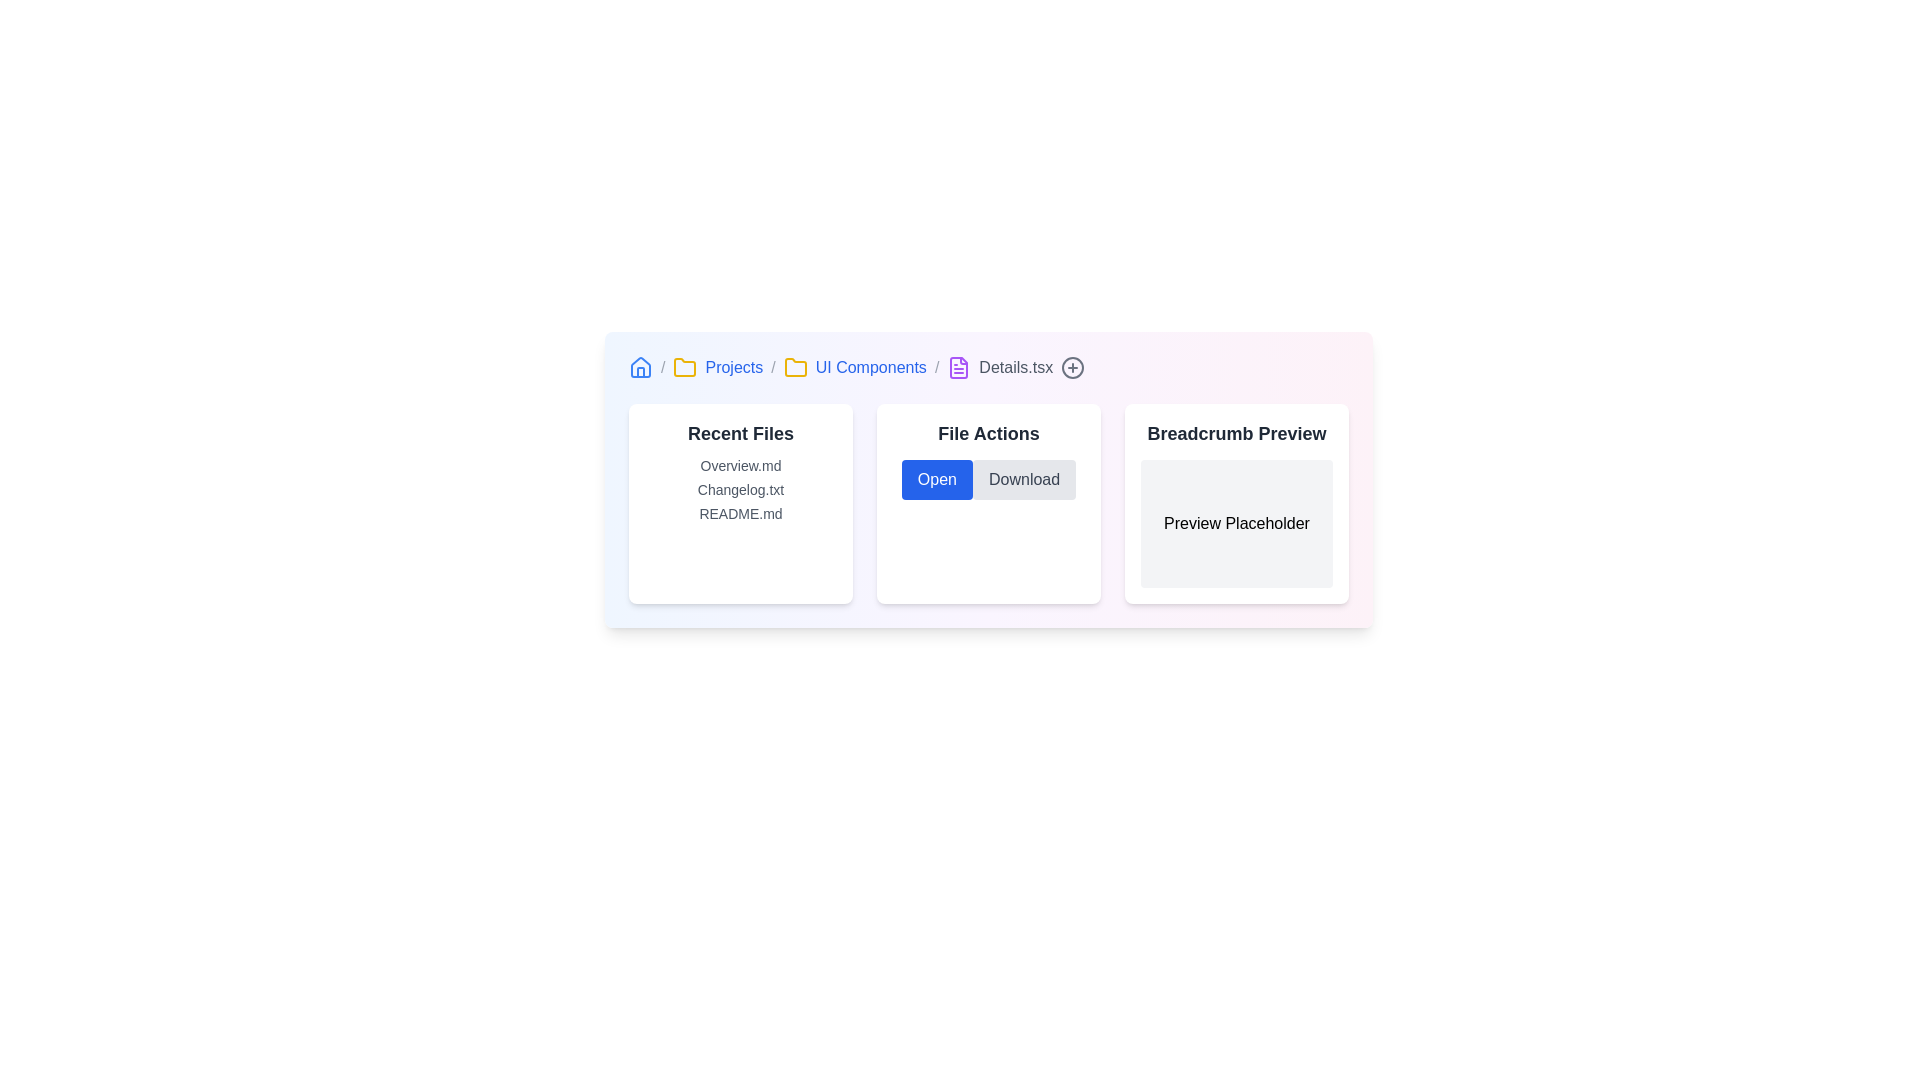 This screenshot has height=1080, width=1920. Describe the element at coordinates (1072, 367) in the screenshot. I see `the SVG Circle element that represents the add functionality, located at the center of the 'Add New' button on the right side of the header bar` at that location.